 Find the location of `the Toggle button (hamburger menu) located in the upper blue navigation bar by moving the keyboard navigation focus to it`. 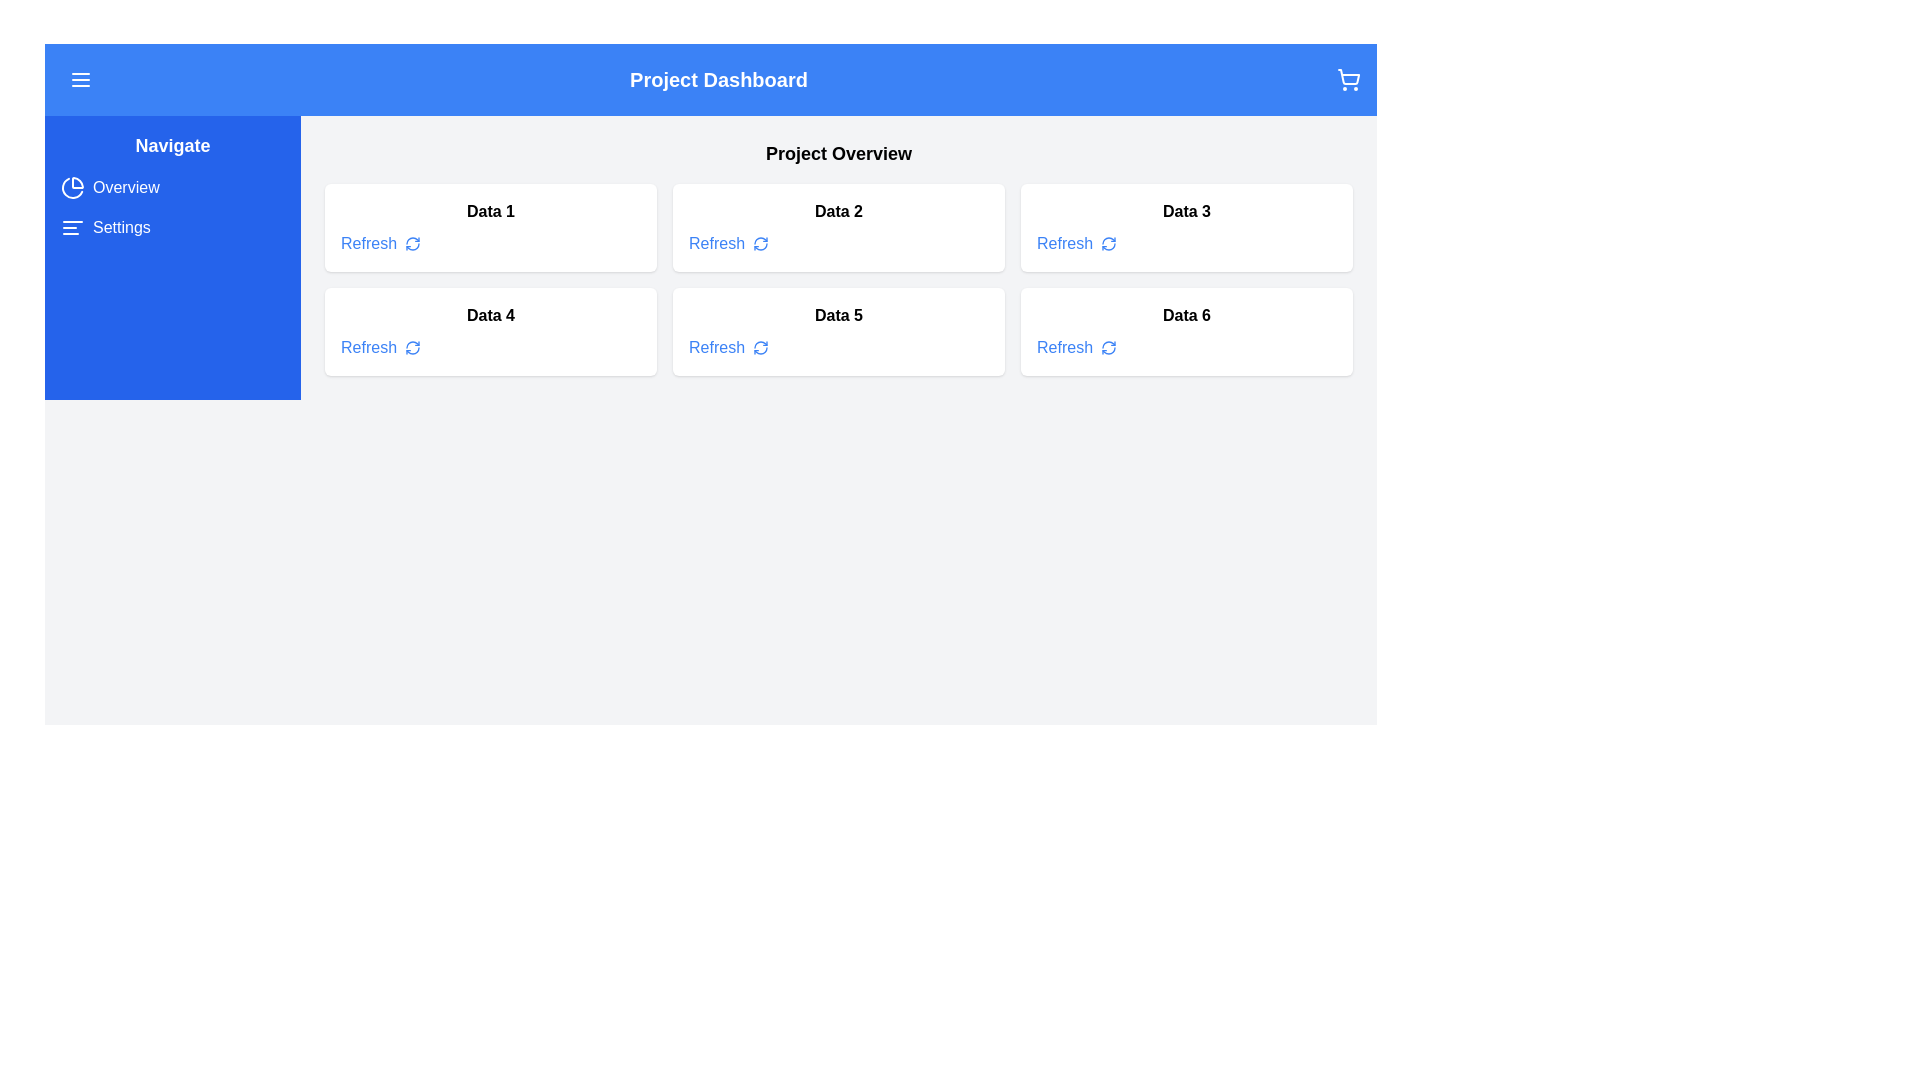

the Toggle button (hamburger menu) located in the upper blue navigation bar by moving the keyboard navigation focus to it is located at coordinates (80, 79).